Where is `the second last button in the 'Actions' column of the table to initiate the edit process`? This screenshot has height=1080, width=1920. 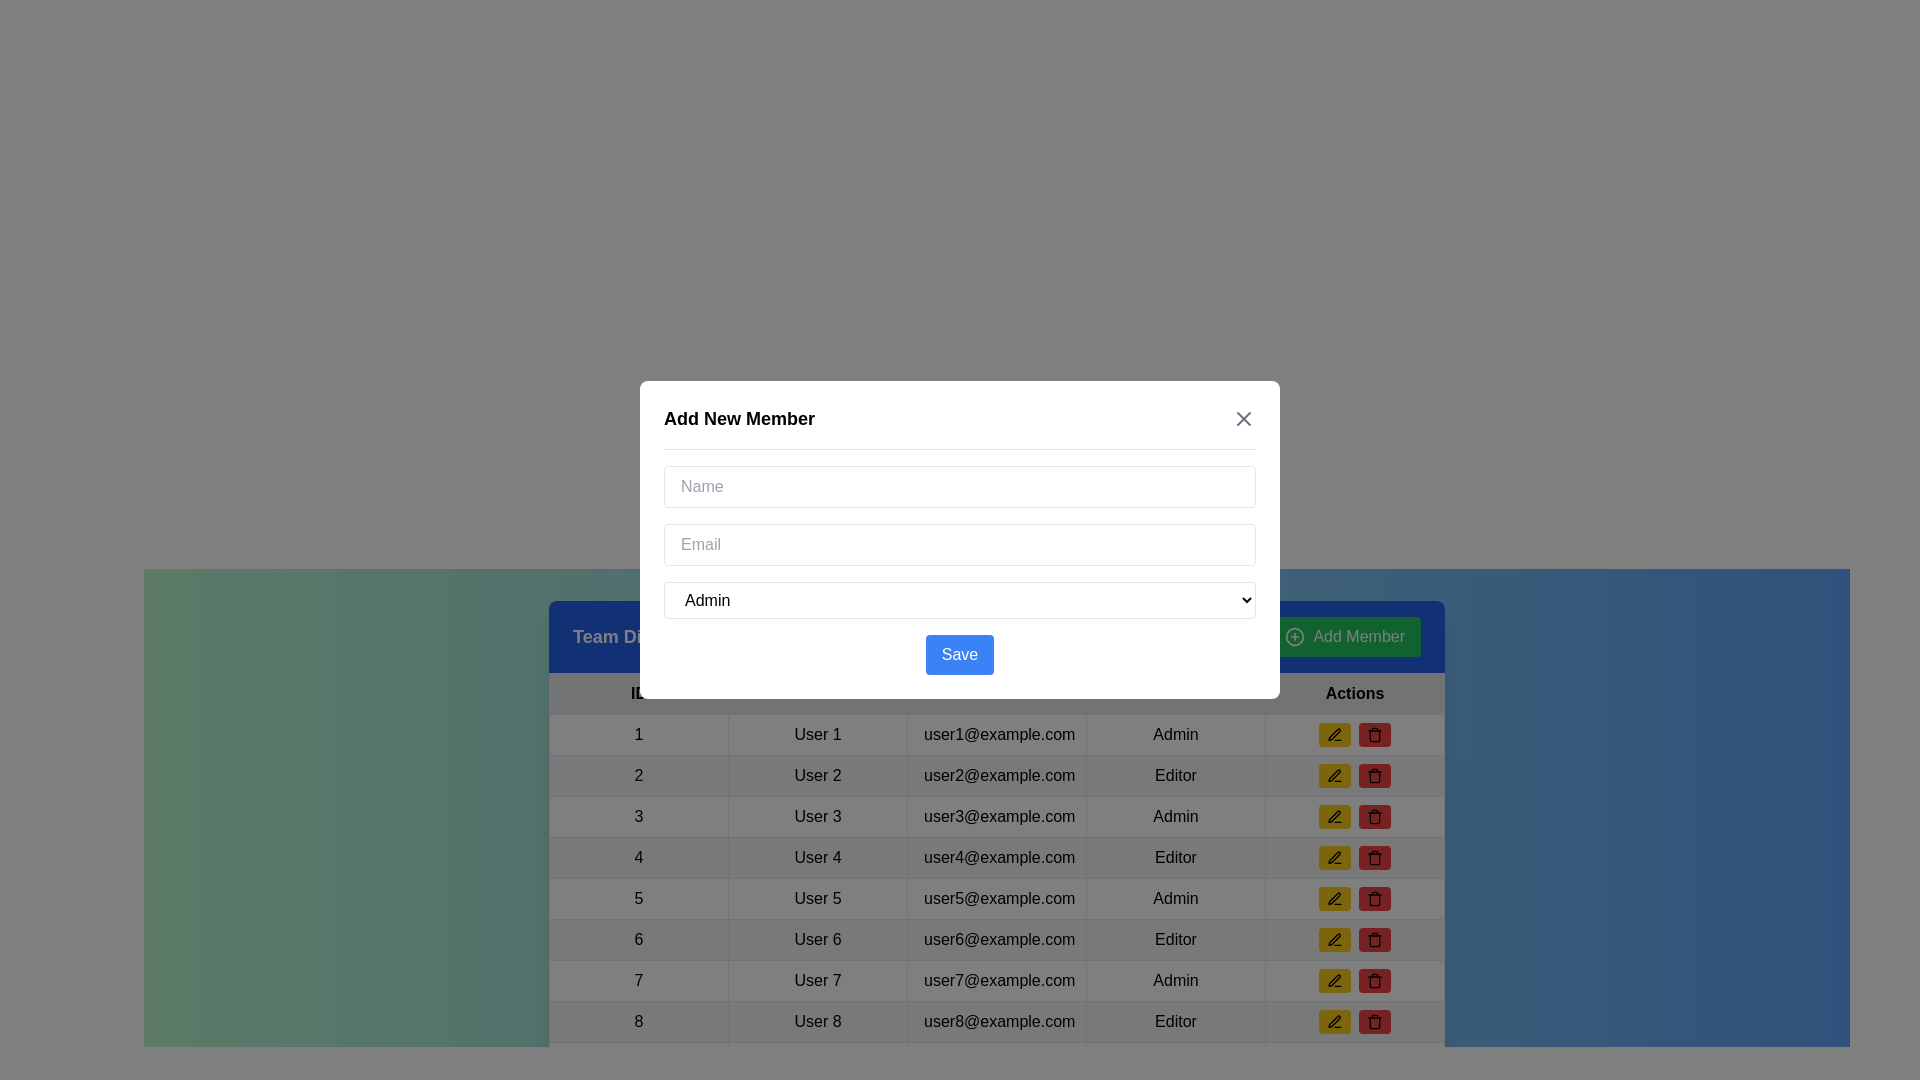
the second last button in the 'Actions' column of the table to initiate the edit process is located at coordinates (1334, 1022).